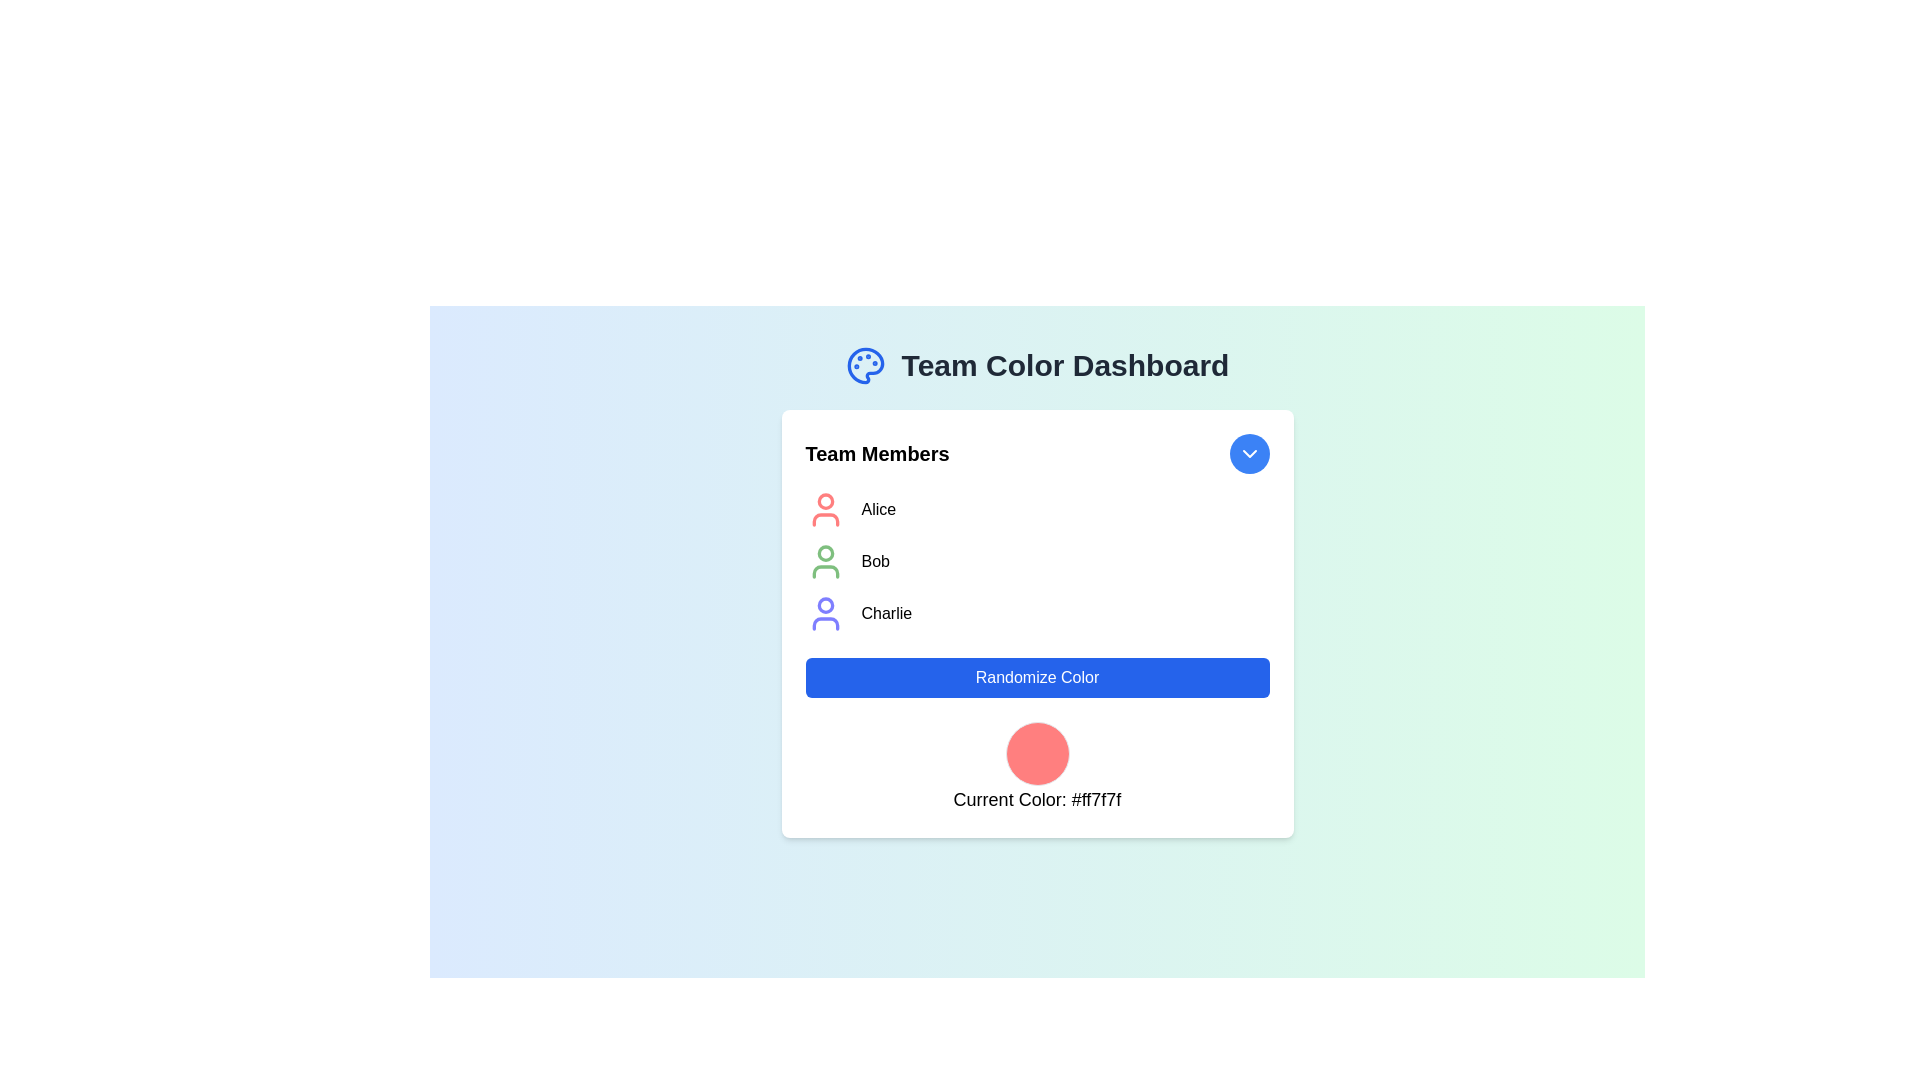 Image resolution: width=1920 pixels, height=1080 pixels. What do you see at coordinates (825, 562) in the screenshot?
I see `the User icon representing 'Bob' in the 'Team Members' list` at bounding box center [825, 562].